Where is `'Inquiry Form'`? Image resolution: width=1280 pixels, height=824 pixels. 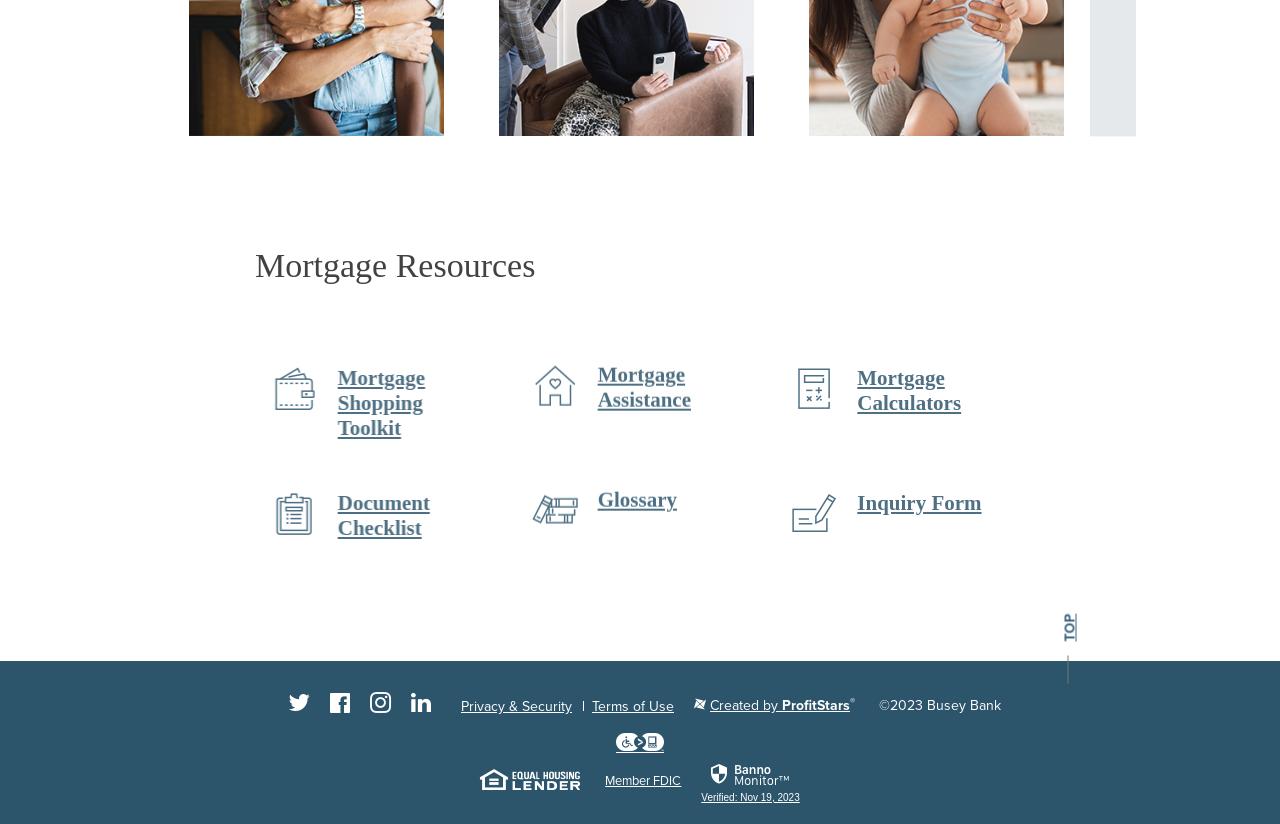
'Inquiry Form' is located at coordinates (914, 501).